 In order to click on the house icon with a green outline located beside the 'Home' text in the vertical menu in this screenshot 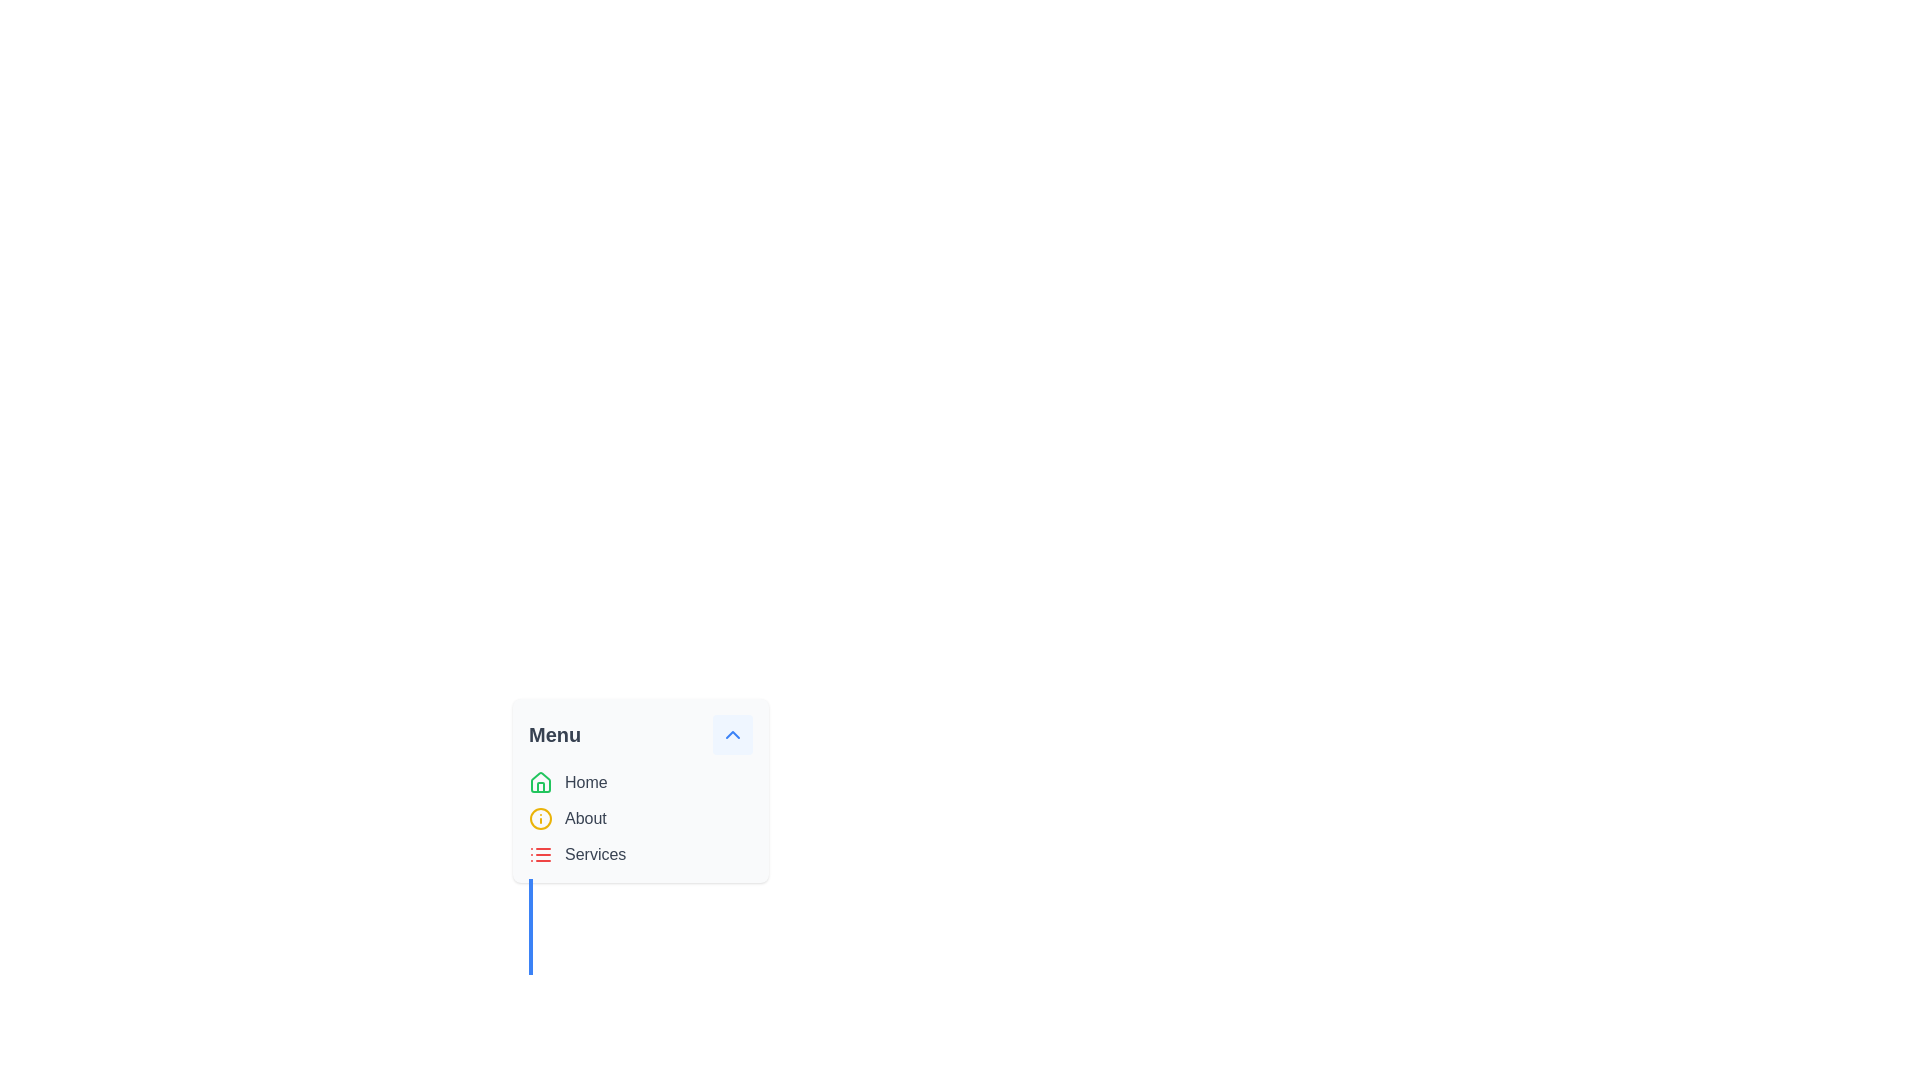, I will do `click(541, 782)`.